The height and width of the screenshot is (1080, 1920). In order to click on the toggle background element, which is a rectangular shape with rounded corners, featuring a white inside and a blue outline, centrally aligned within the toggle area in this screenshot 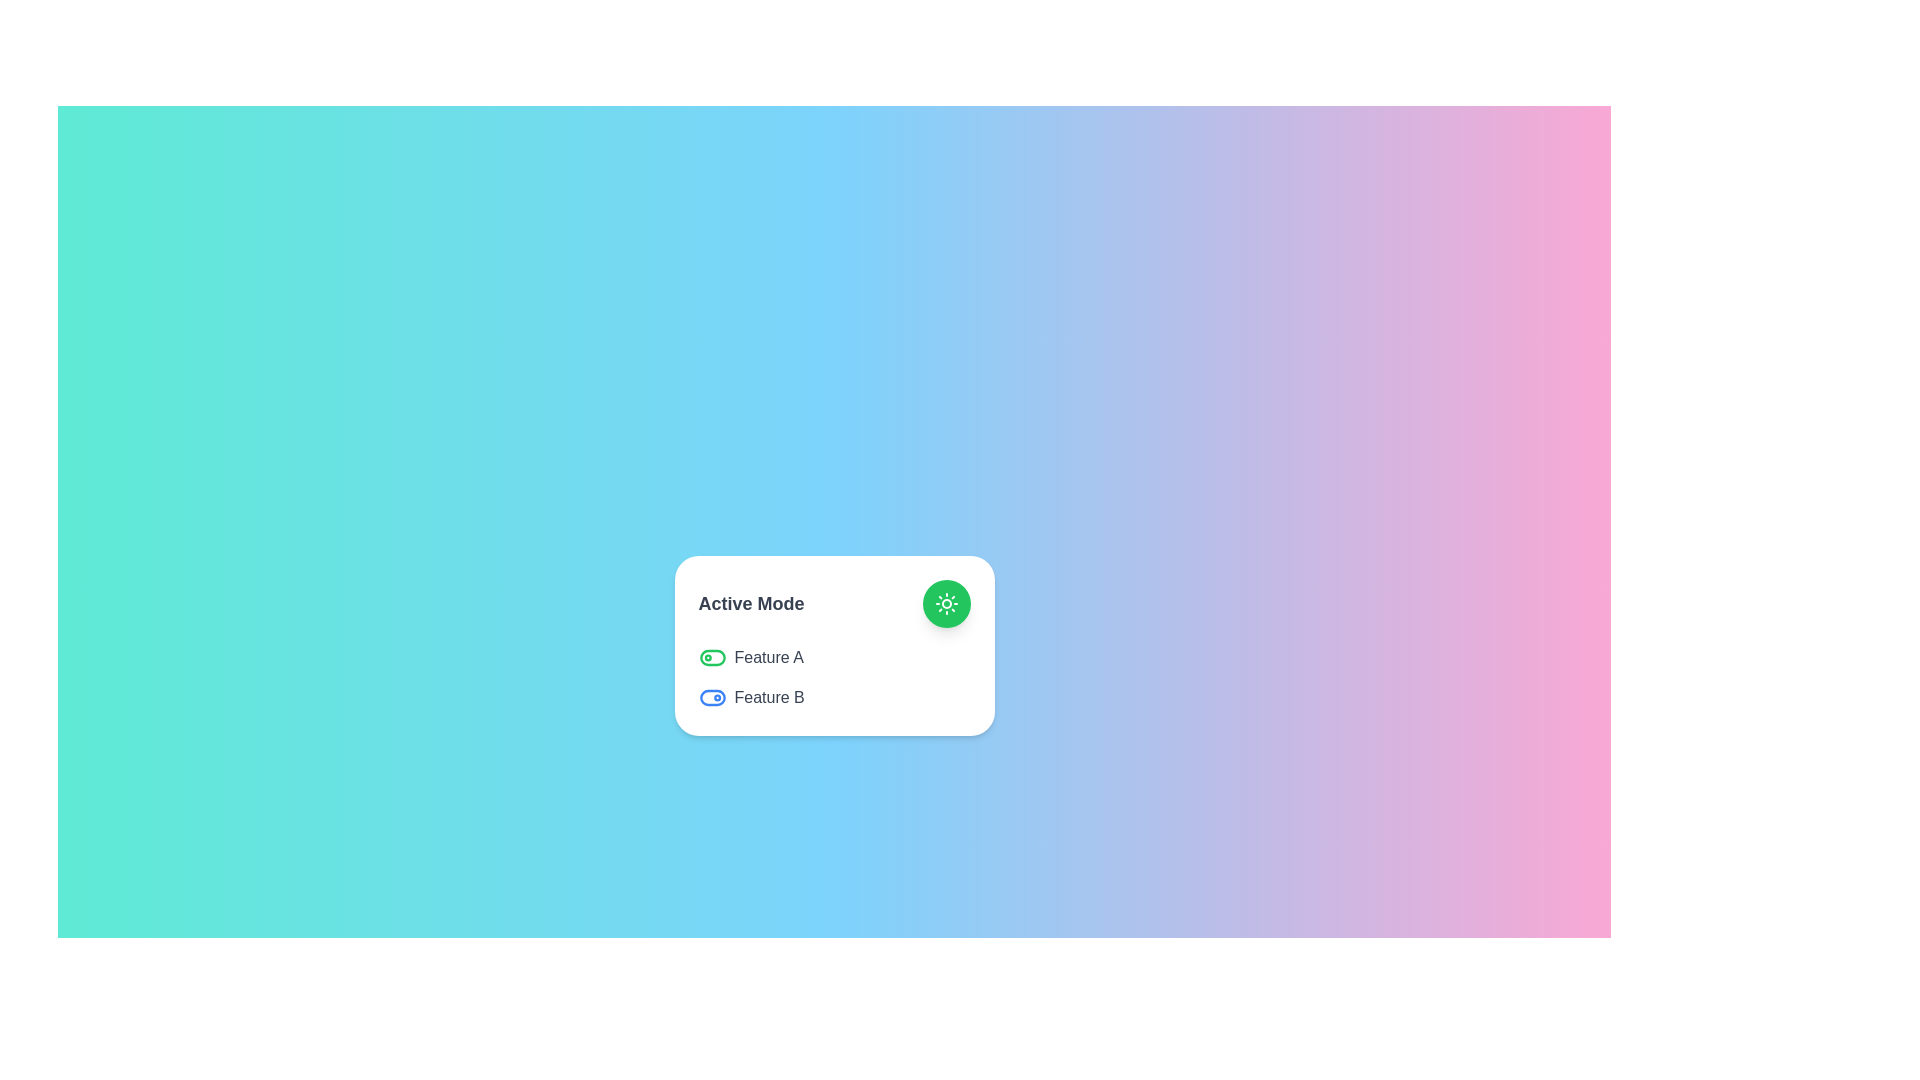, I will do `click(712, 697)`.